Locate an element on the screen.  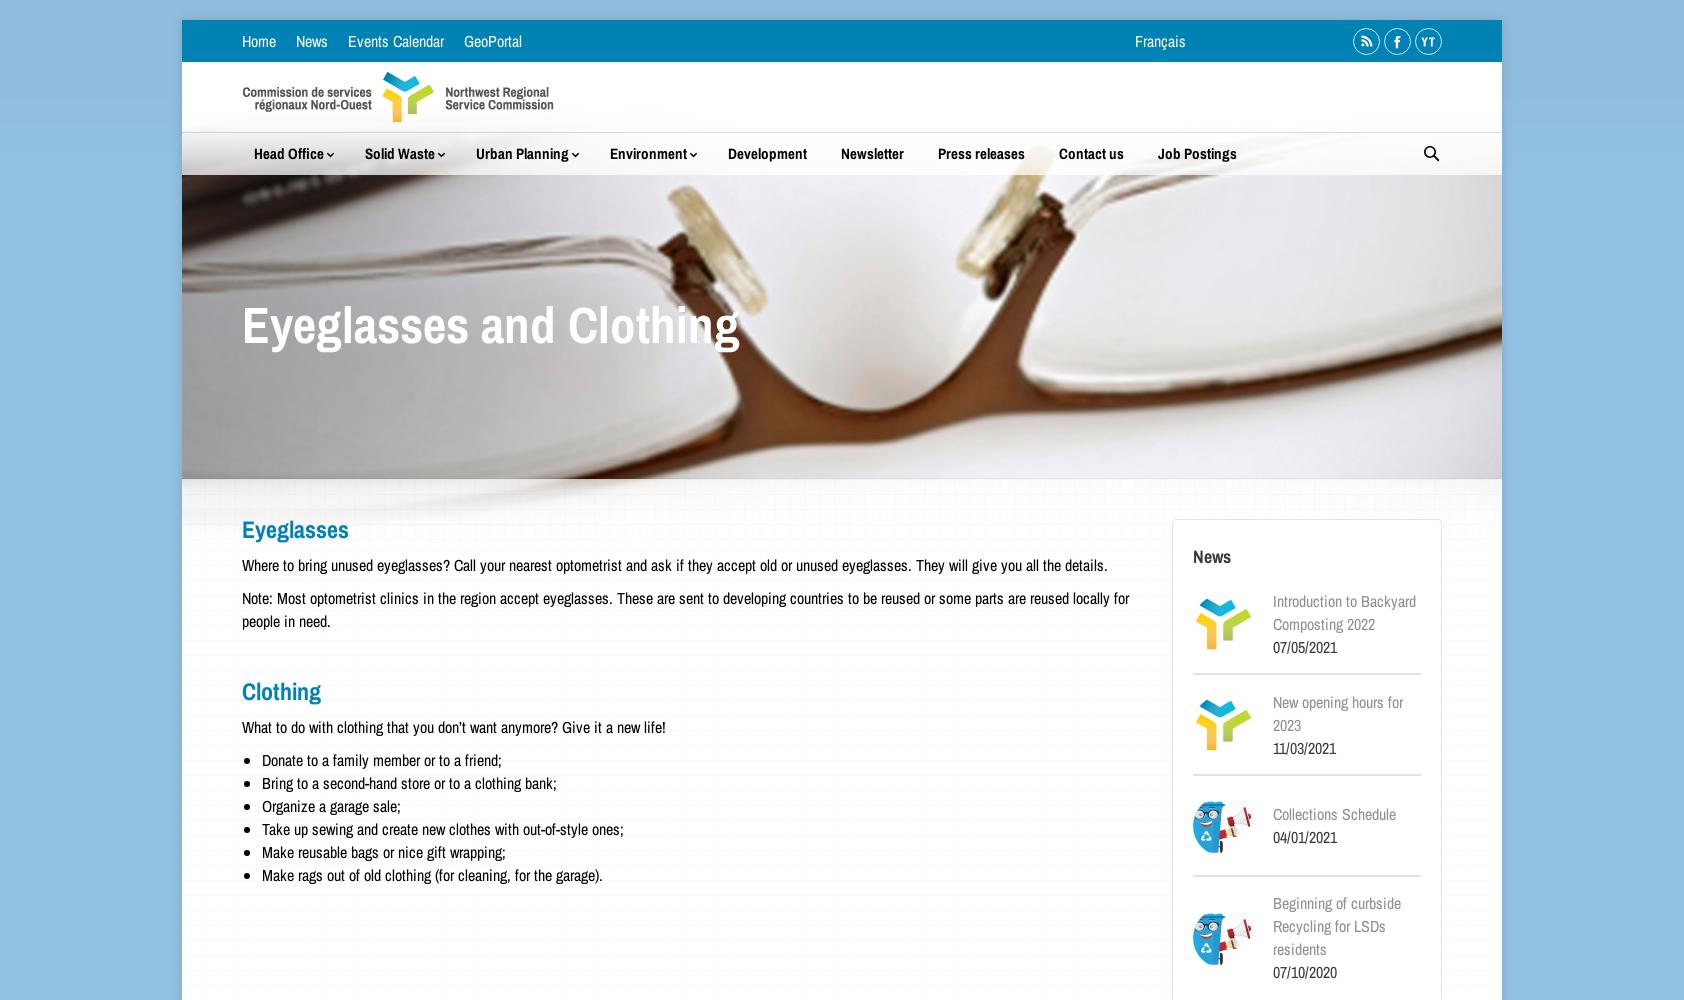
'FoRCE' is located at coordinates (638, 309).